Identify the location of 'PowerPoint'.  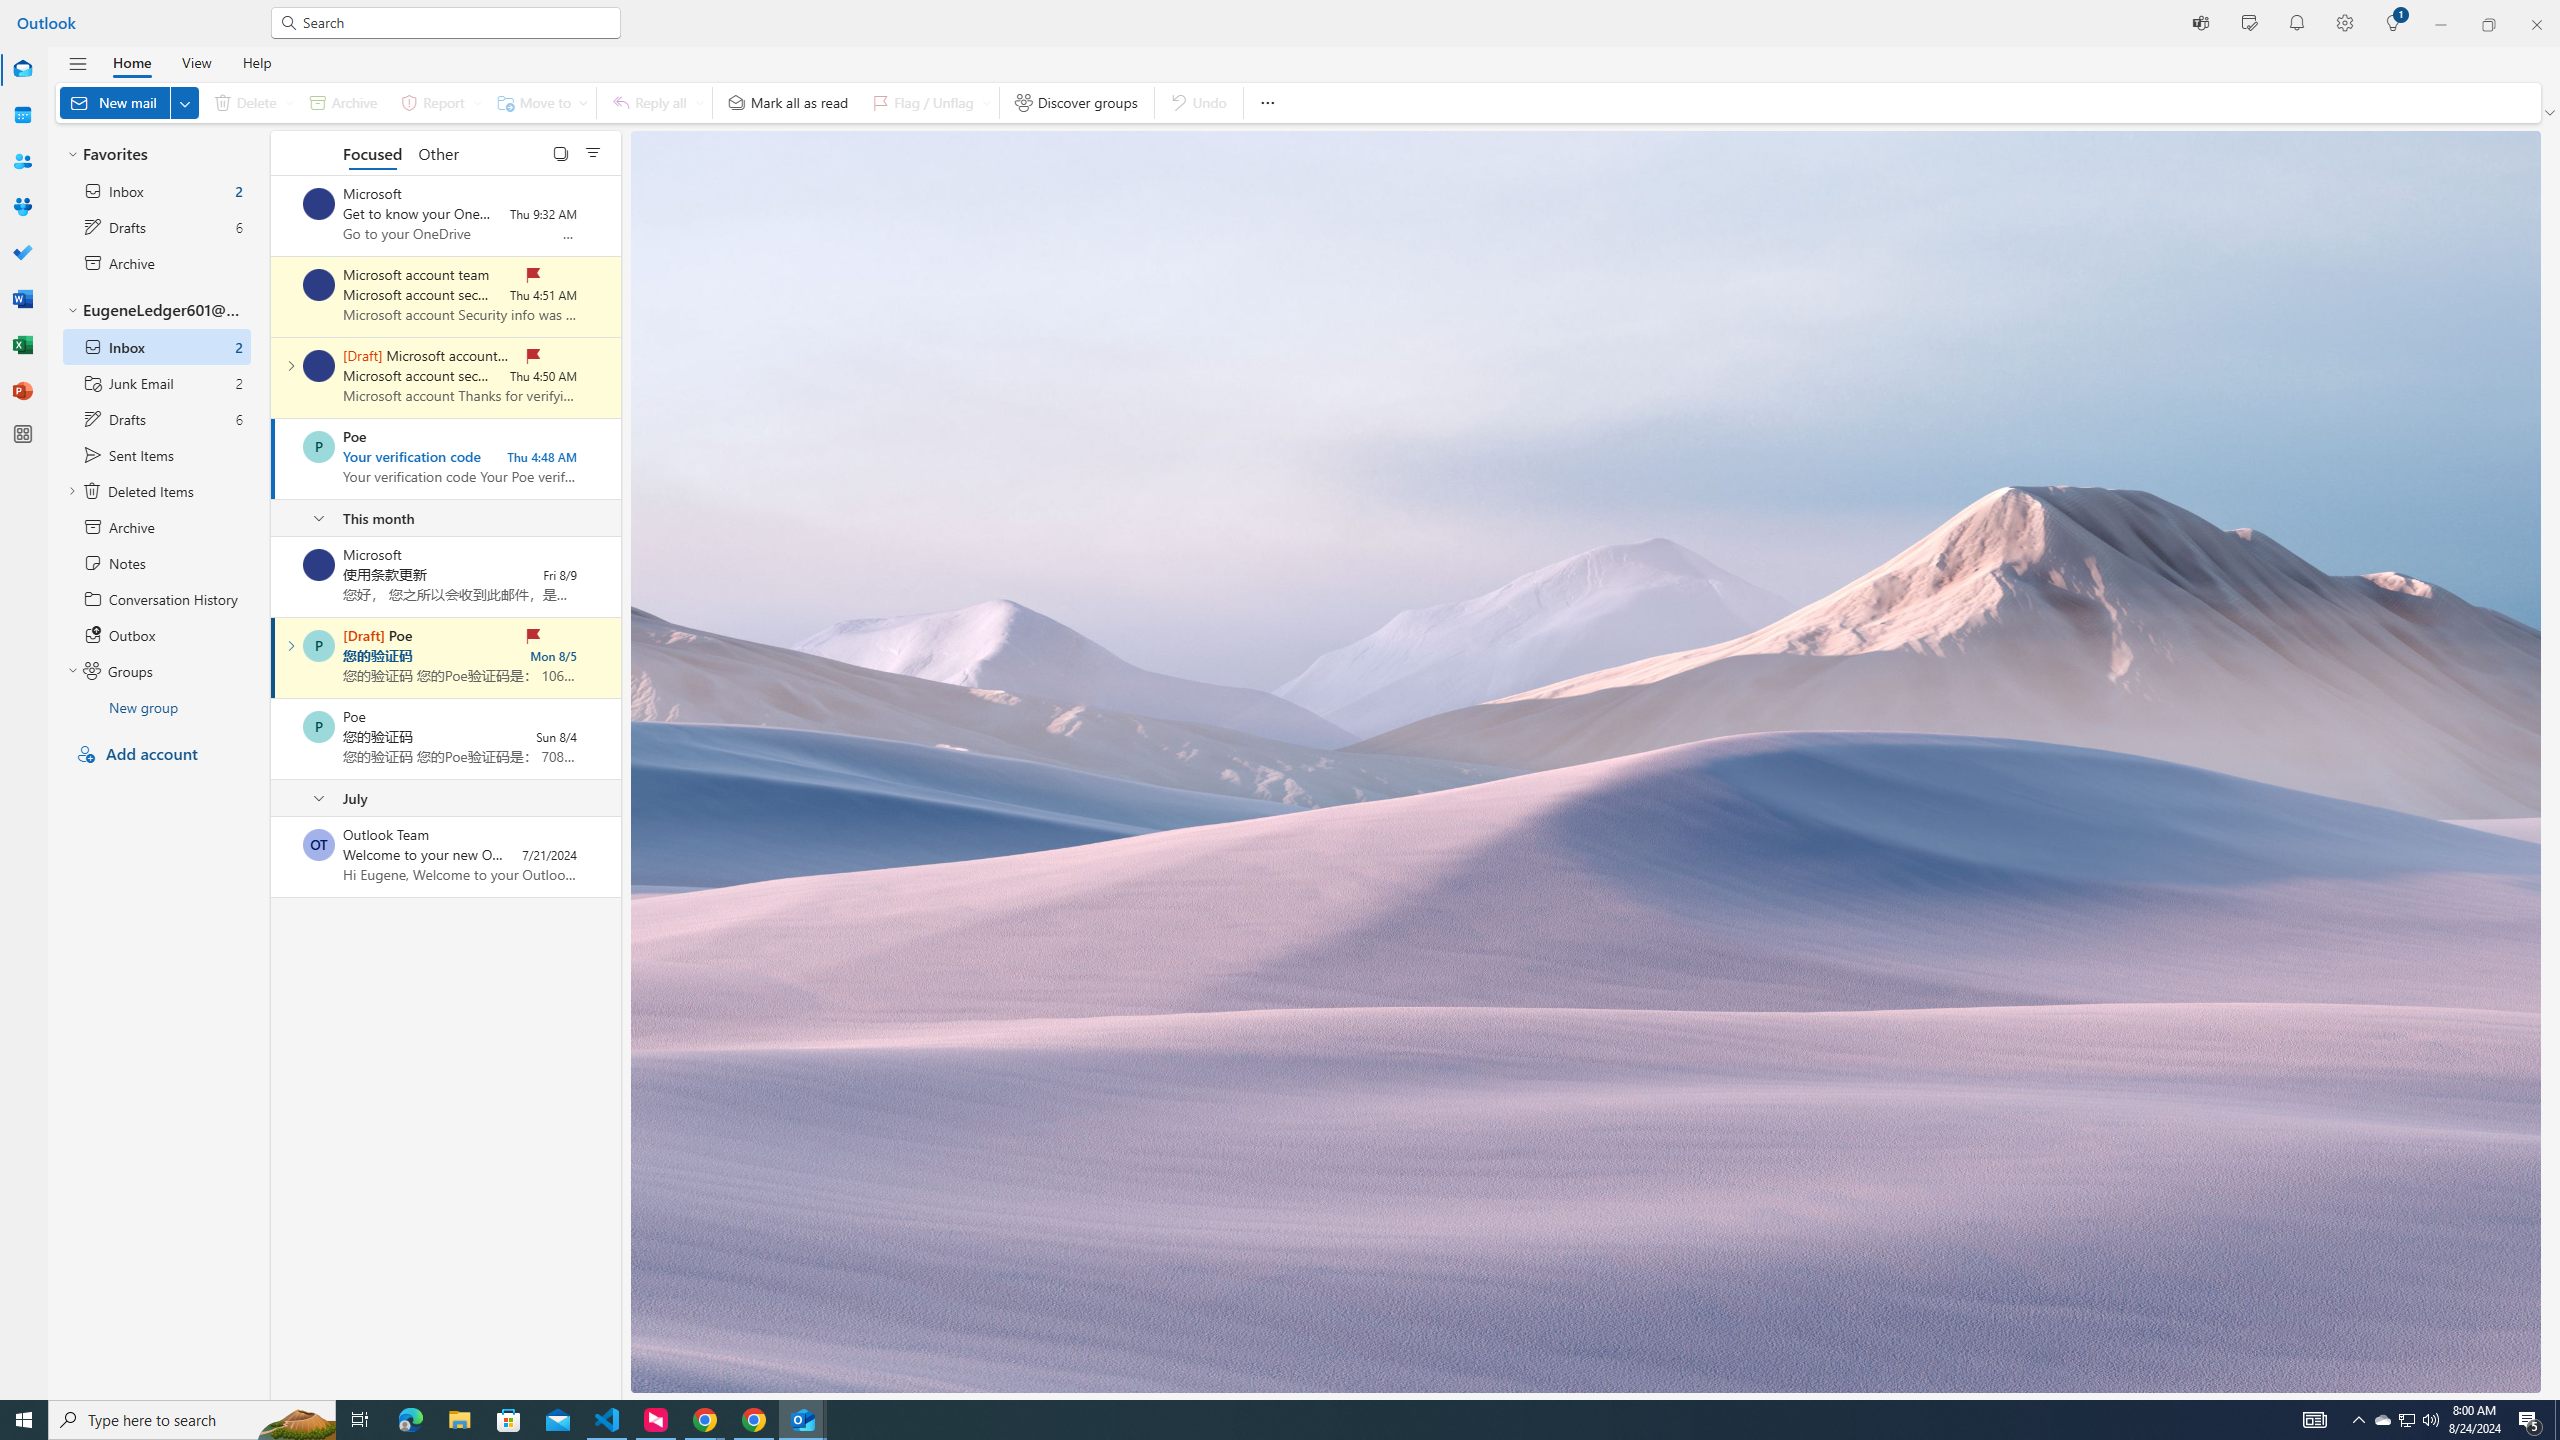
(23, 390).